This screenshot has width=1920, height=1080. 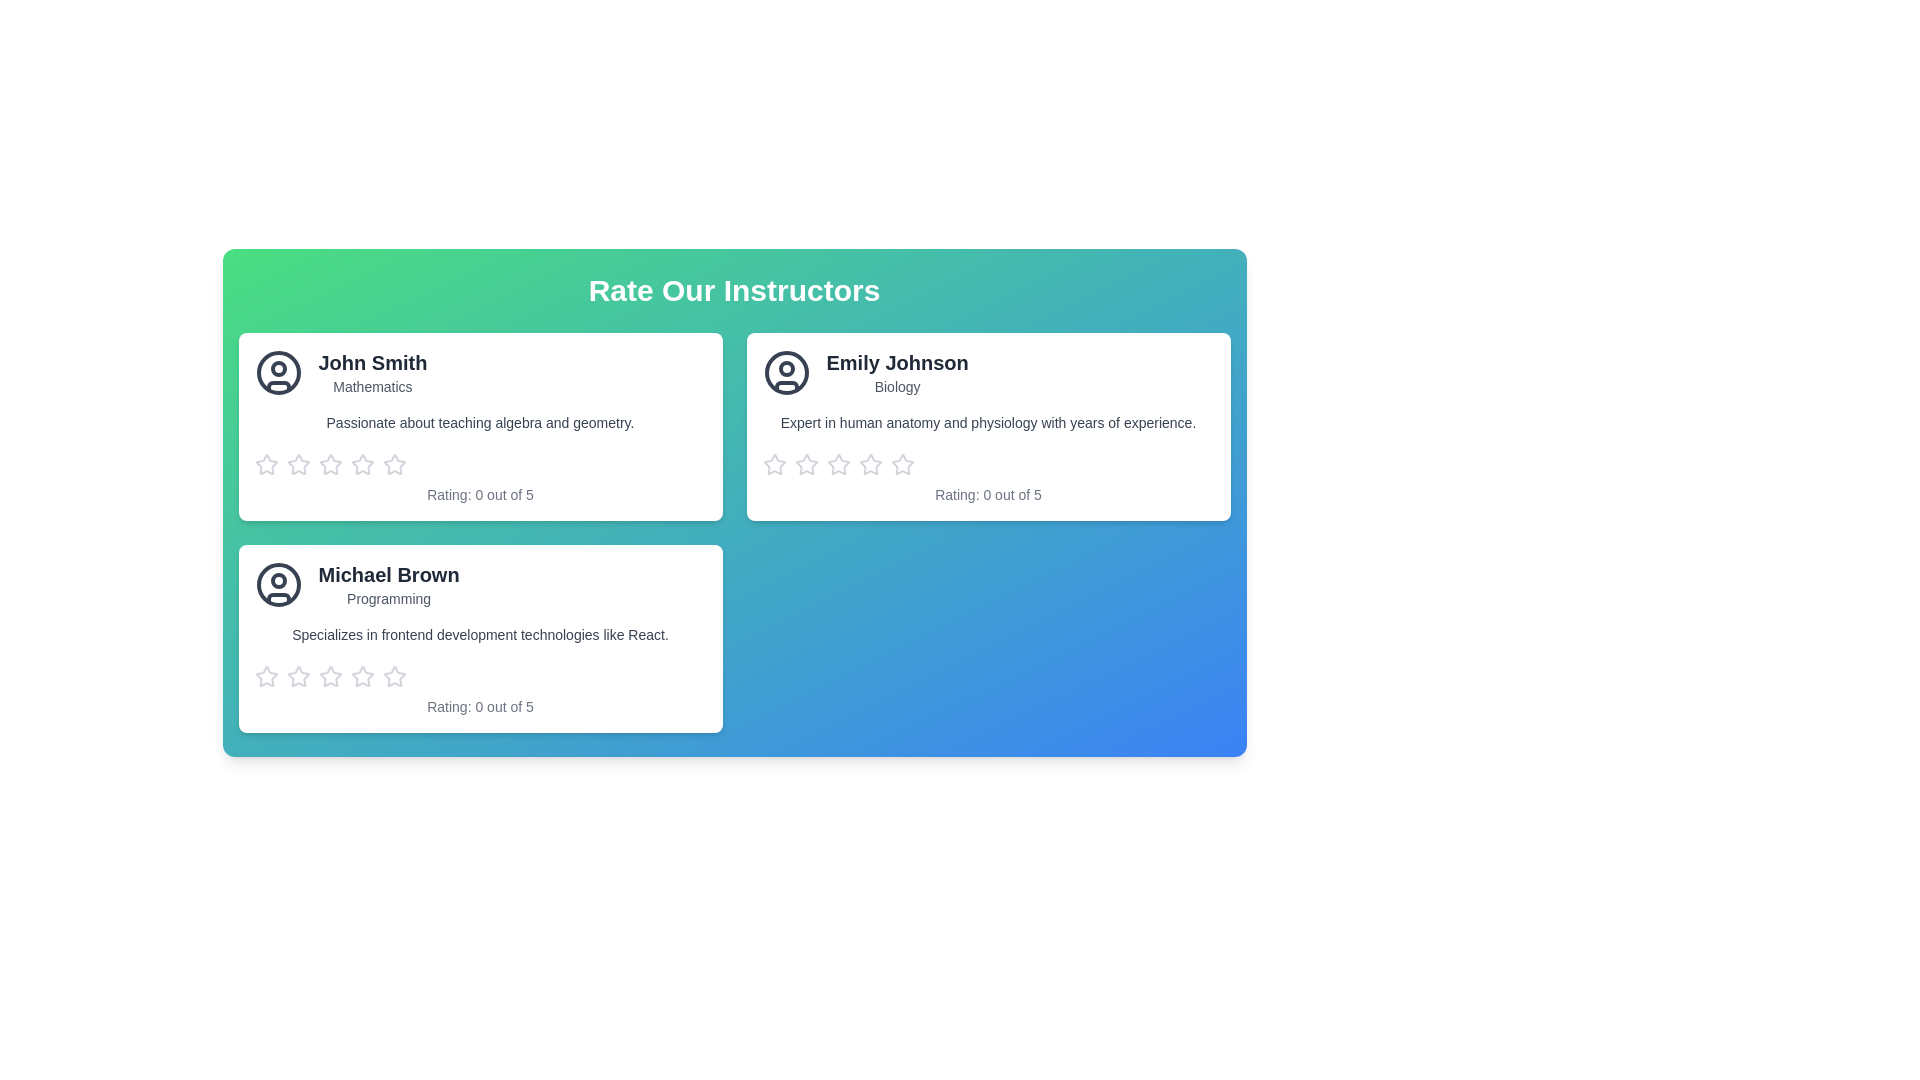 What do you see at coordinates (838, 463) in the screenshot?
I see `the second star in the star rating system below the 'Emily Johnson' profile card to signify a rating of two out of five` at bounding box center [838, 463].